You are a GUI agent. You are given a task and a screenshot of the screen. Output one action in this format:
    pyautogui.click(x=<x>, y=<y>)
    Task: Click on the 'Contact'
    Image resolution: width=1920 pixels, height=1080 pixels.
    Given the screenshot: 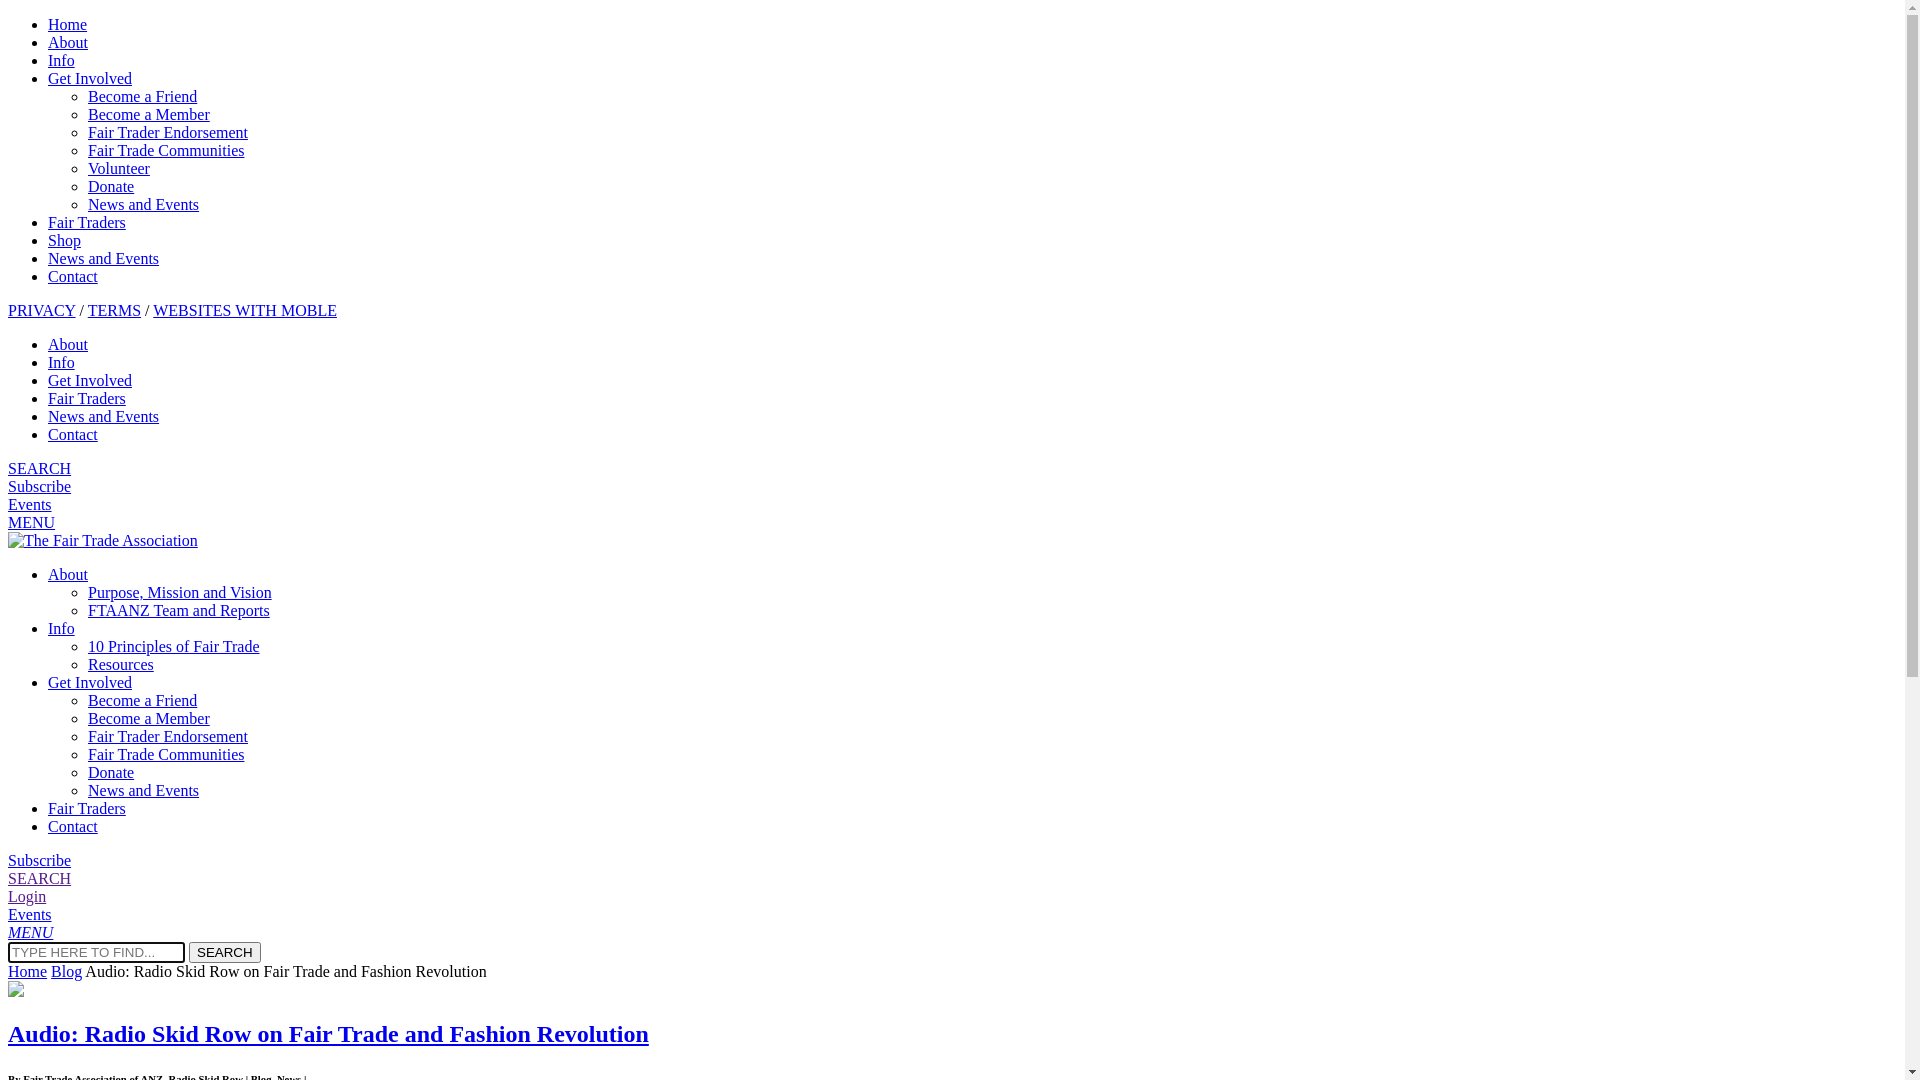 What is the action you would take?
    pyautogui.click(x=72, y=826)
    